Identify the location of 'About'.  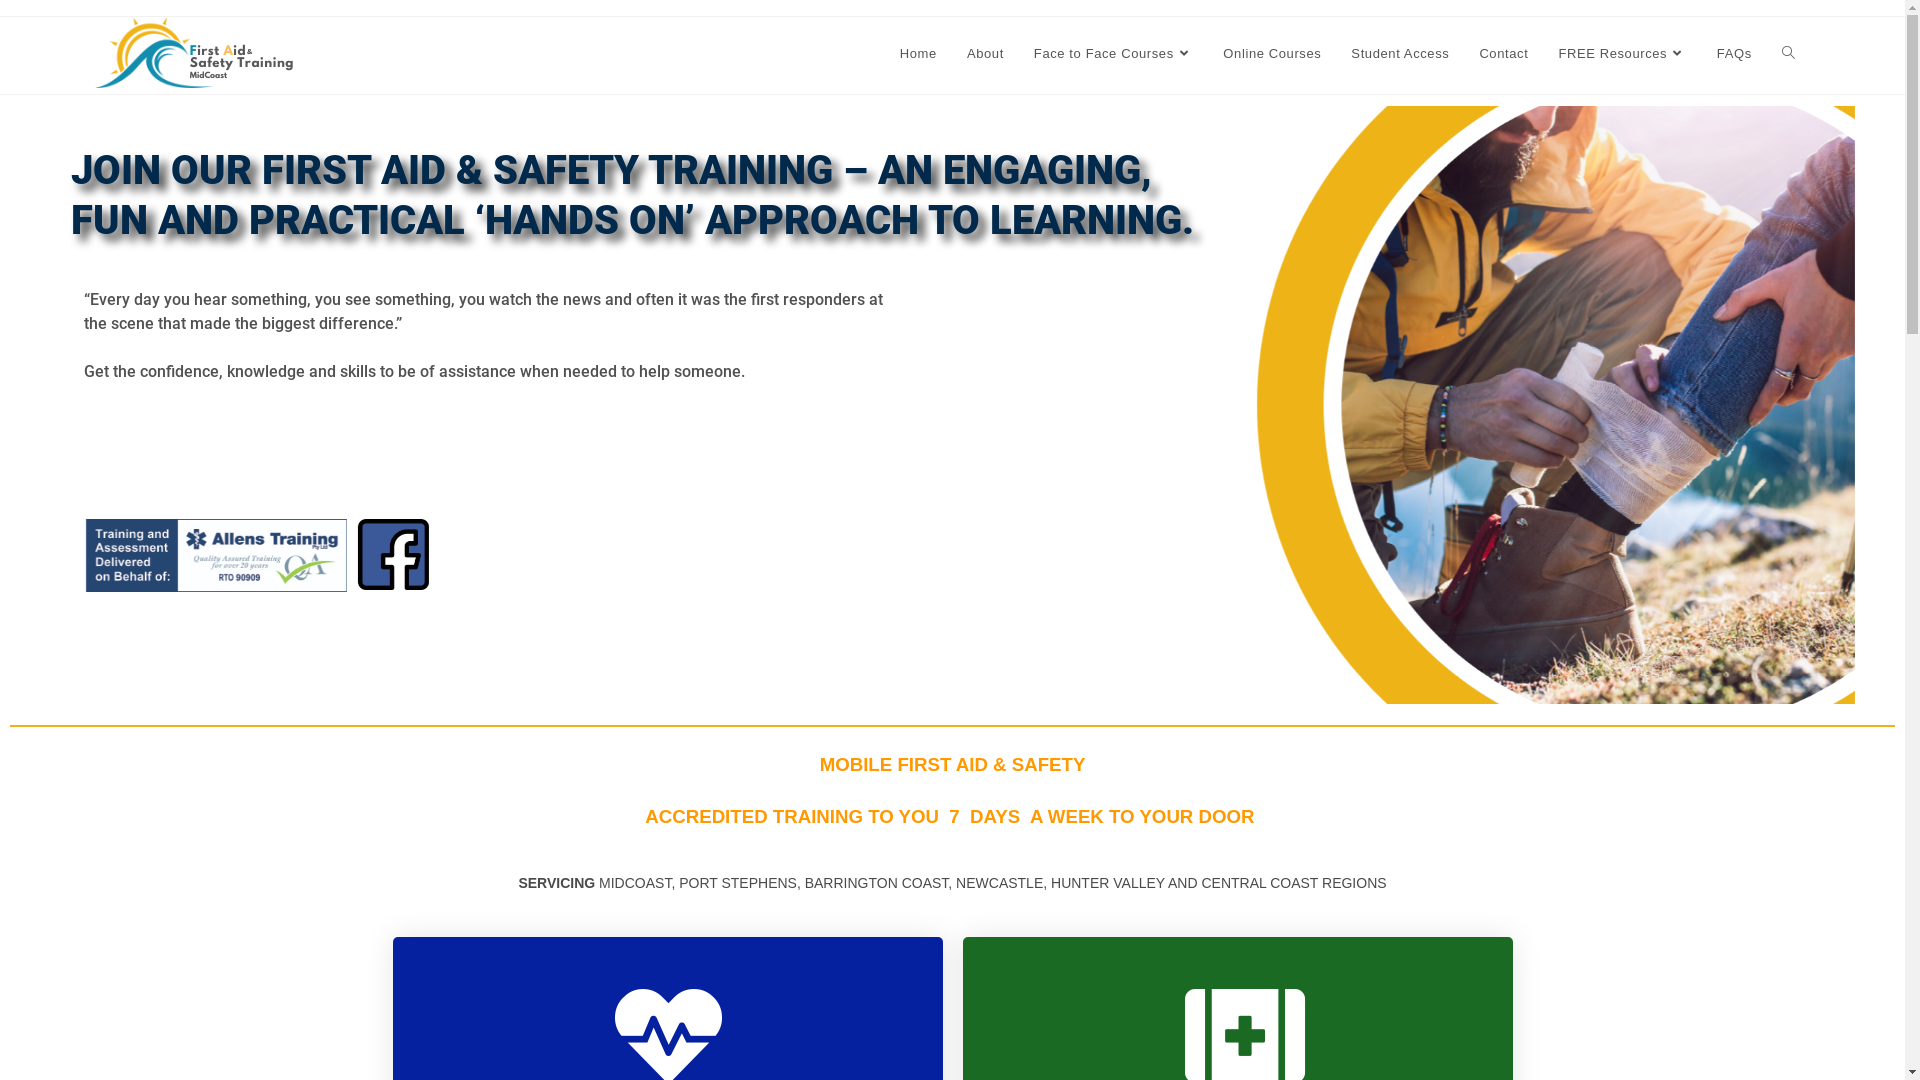
(950, 53).